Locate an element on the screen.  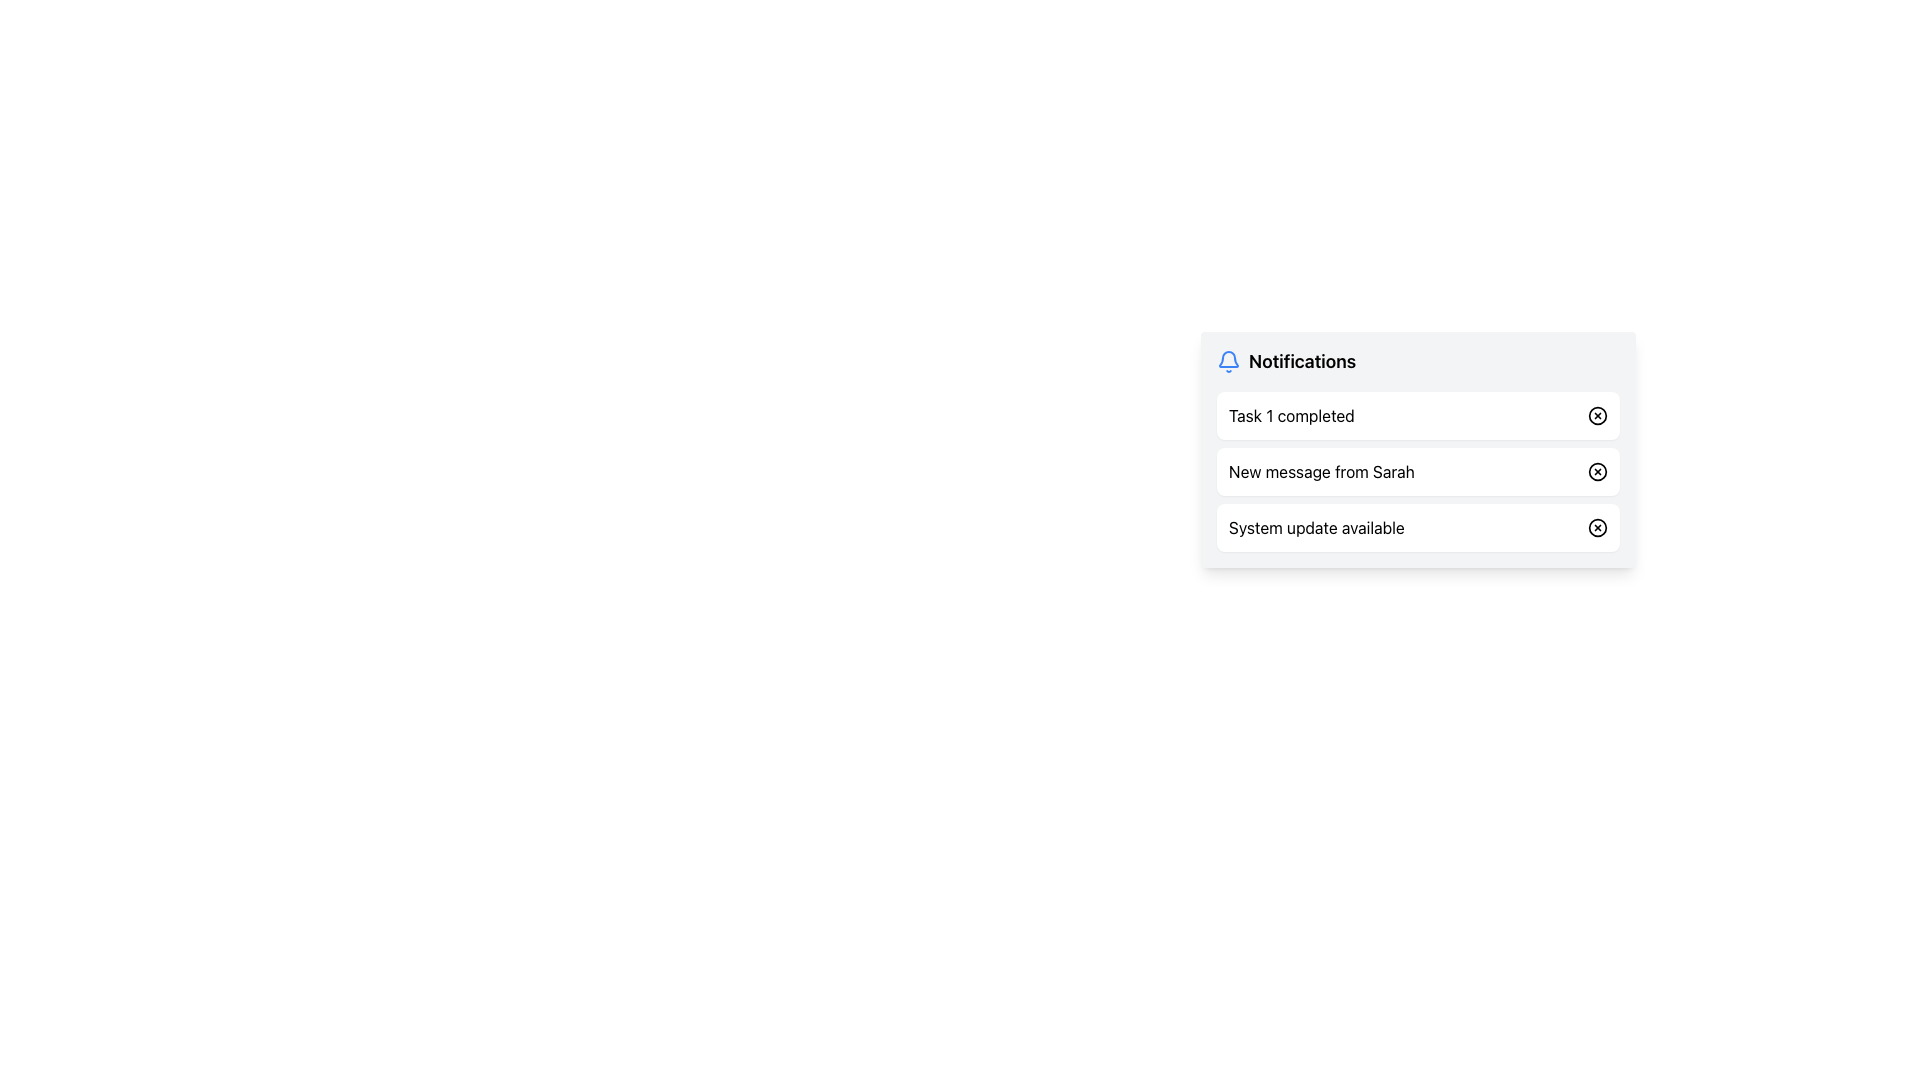
the static text label displaying 'Task 1 completed' in the notifications section, which is the first notification in the list is located at coordinates (1291, 415).